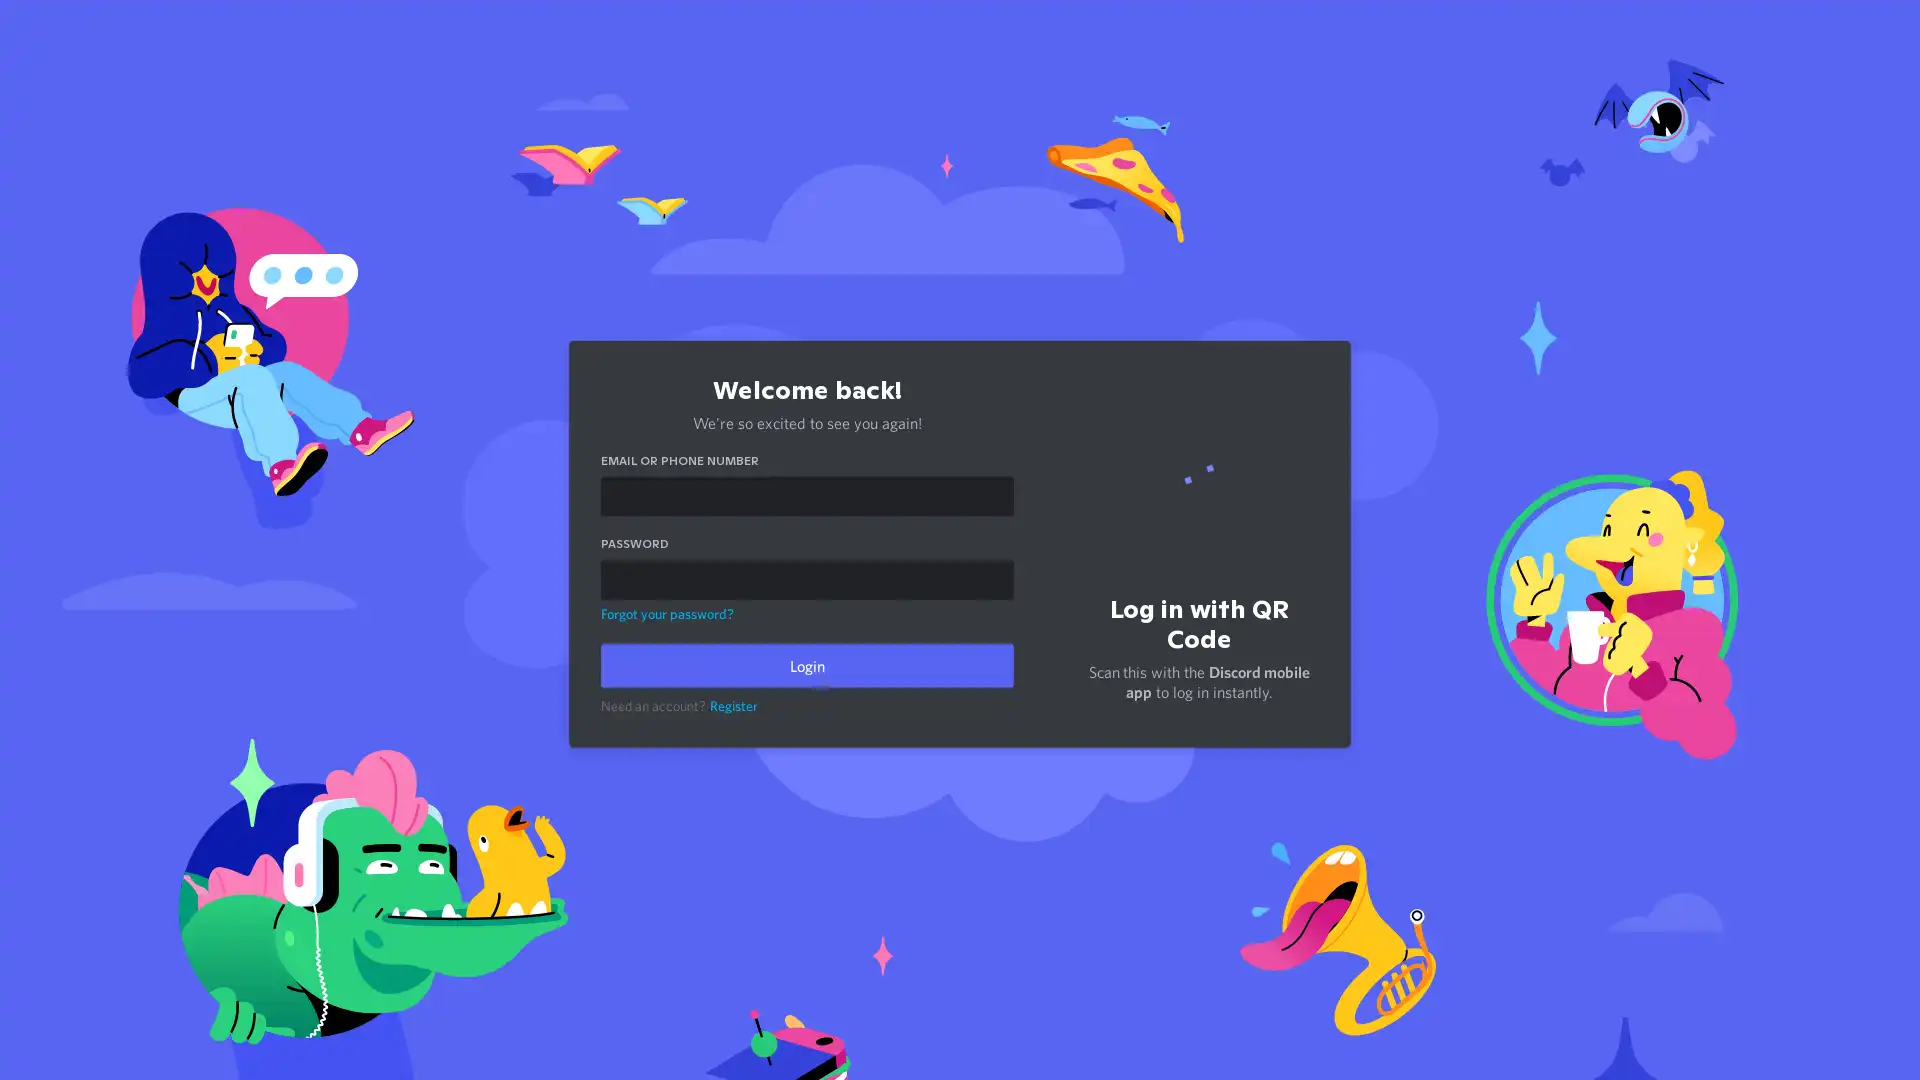  I want to click on Register, so click(732, 701).